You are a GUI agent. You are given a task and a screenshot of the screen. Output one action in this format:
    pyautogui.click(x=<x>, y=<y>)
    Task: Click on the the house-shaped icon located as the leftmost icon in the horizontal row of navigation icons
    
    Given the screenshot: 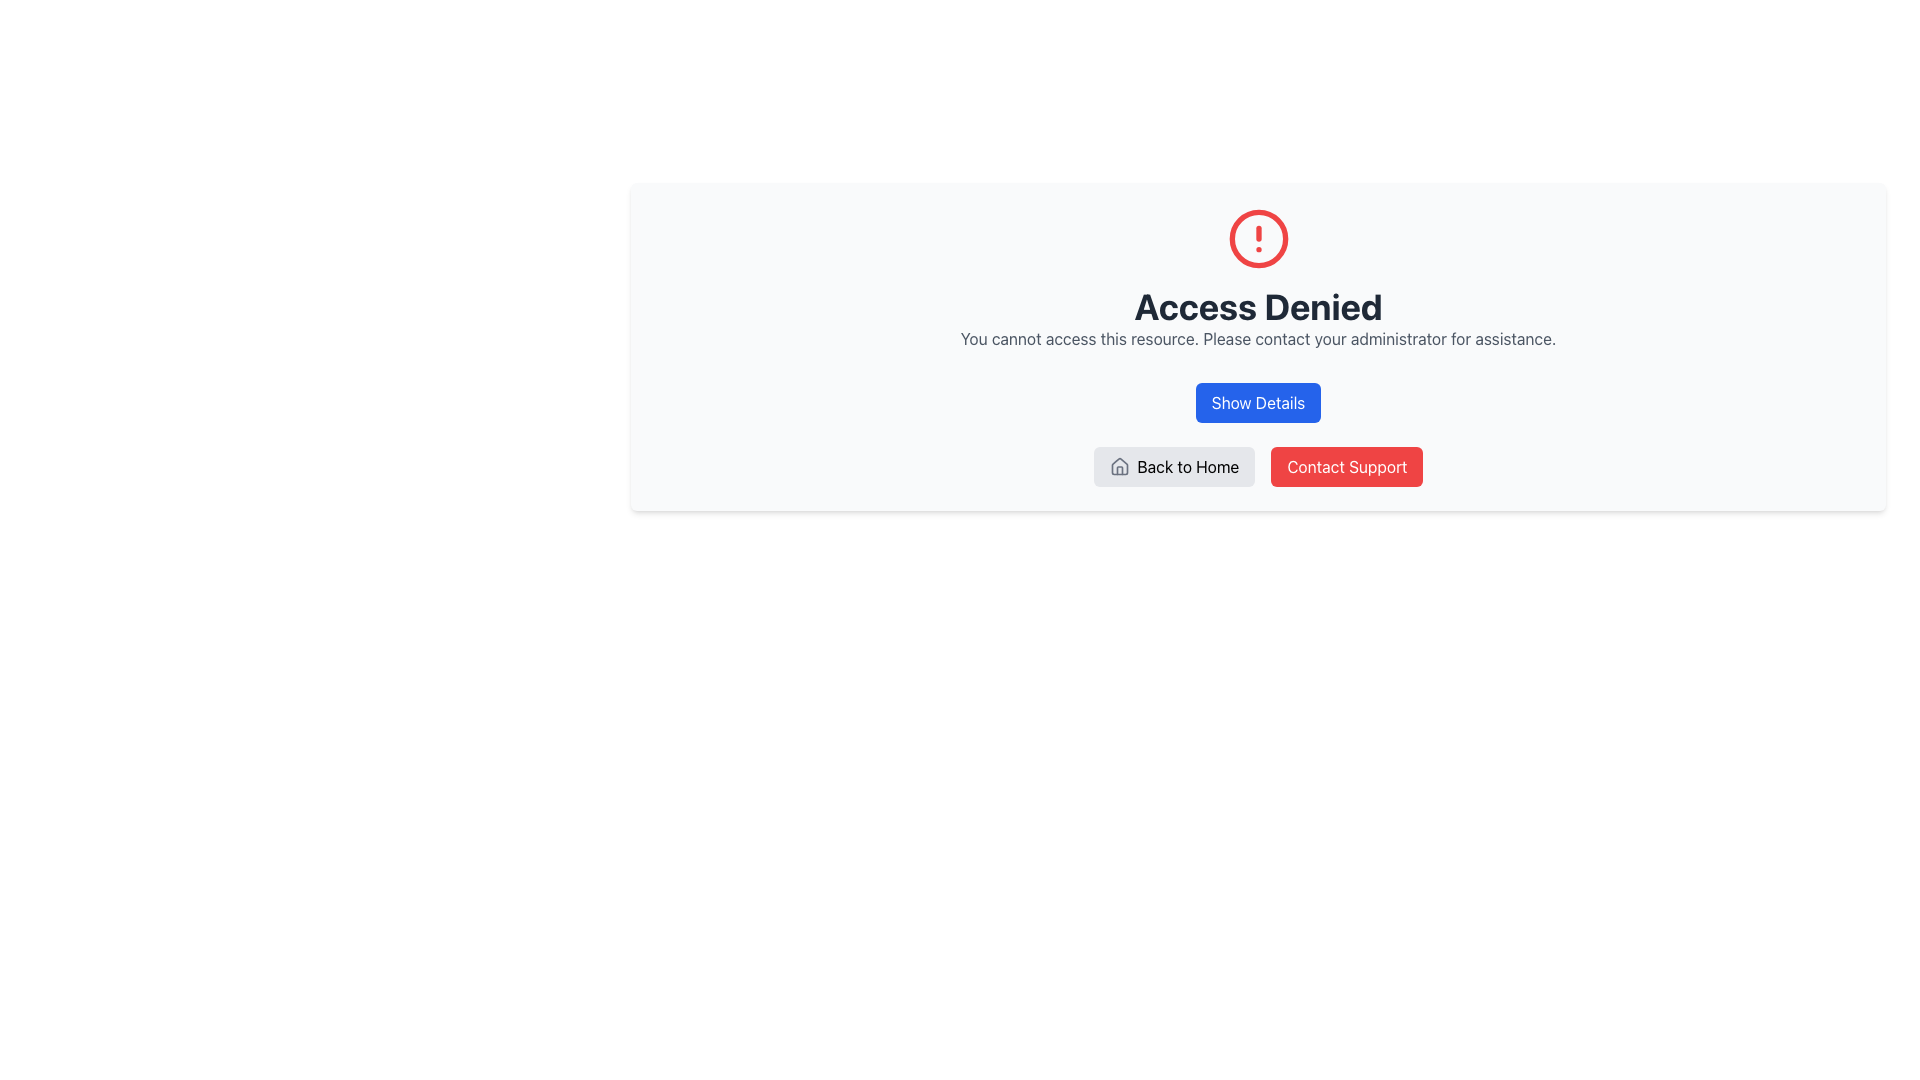 What is the action you would take?
    pyautogui.click(x=1118, y=466)
    